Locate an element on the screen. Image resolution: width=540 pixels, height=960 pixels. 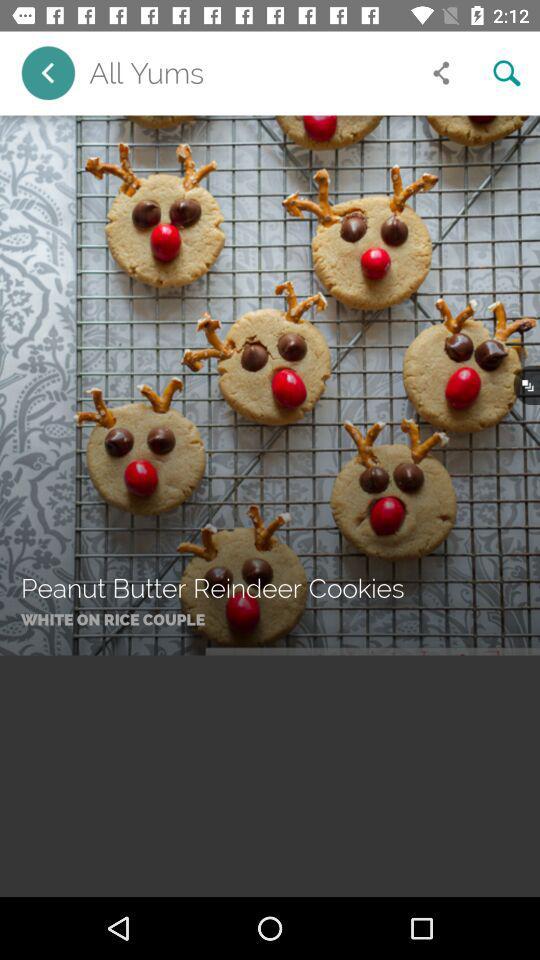
switch to previous page is located at coordinates (48, 73).